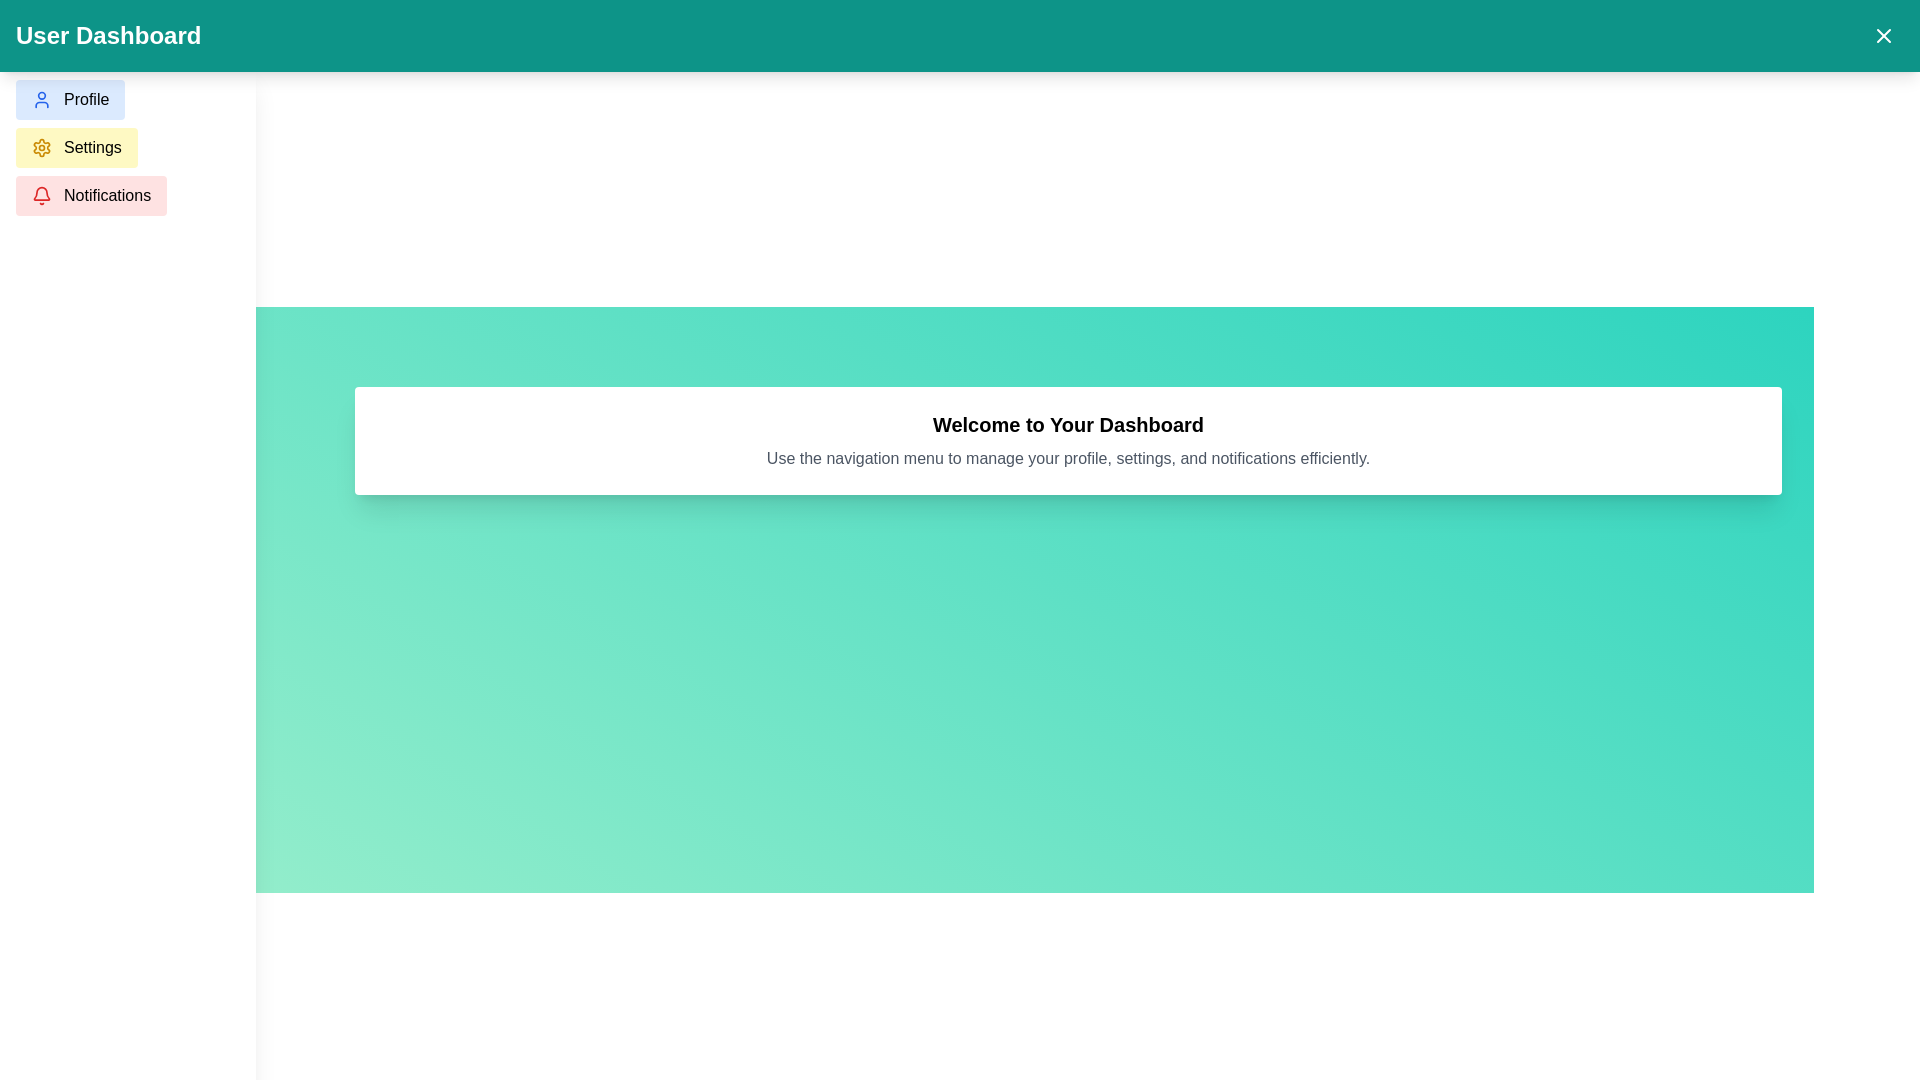  What do you see at coordinates (127, 146) in the screenshot?
I see `the 'Profile' option in the vertical navigation menu located in the sidebar panel` at bounding box center [127, 146].